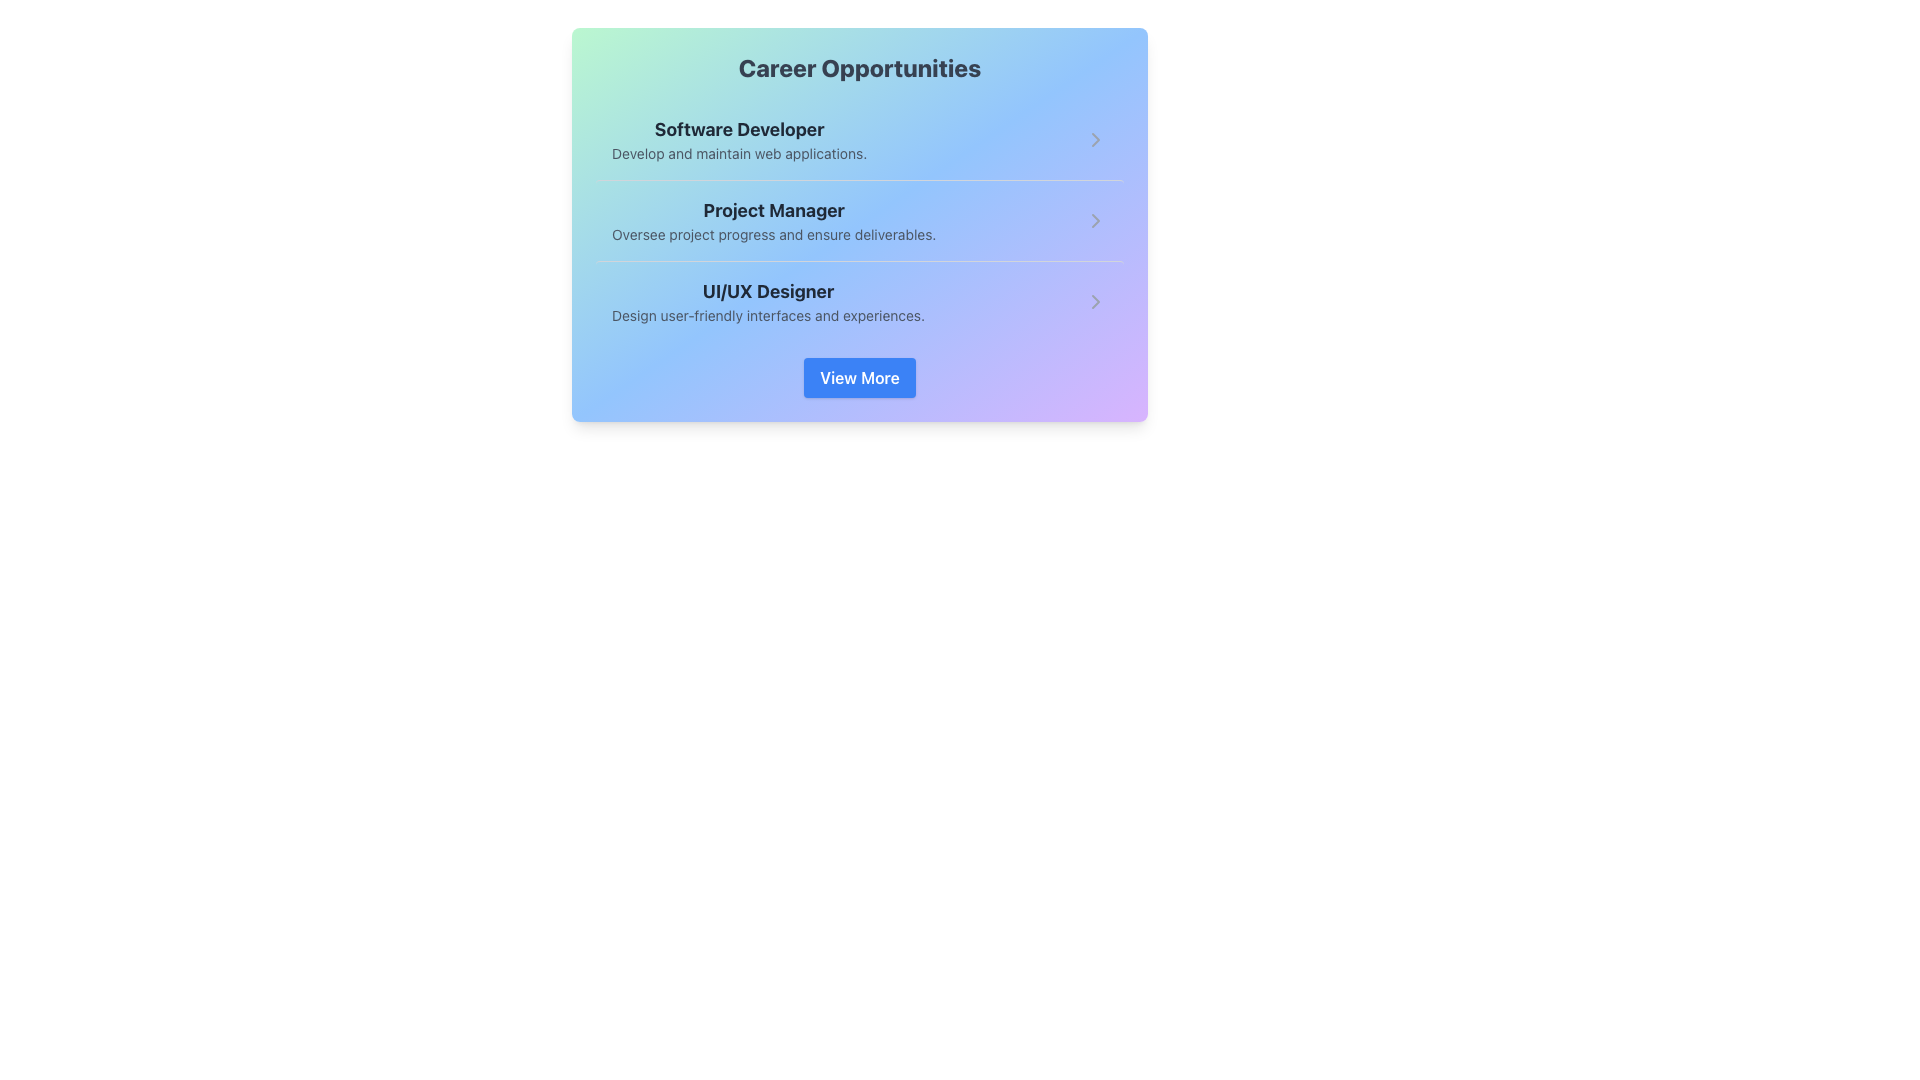 This screenshot has height=1080, width=1920. What do you see at coordinates (859, 378) in the screenshot?
I see `the 'View More' button with a blue background located at the bottom of the 'Career Opportunities' panel for keyboard interaction` at bounding box center [859, 378].